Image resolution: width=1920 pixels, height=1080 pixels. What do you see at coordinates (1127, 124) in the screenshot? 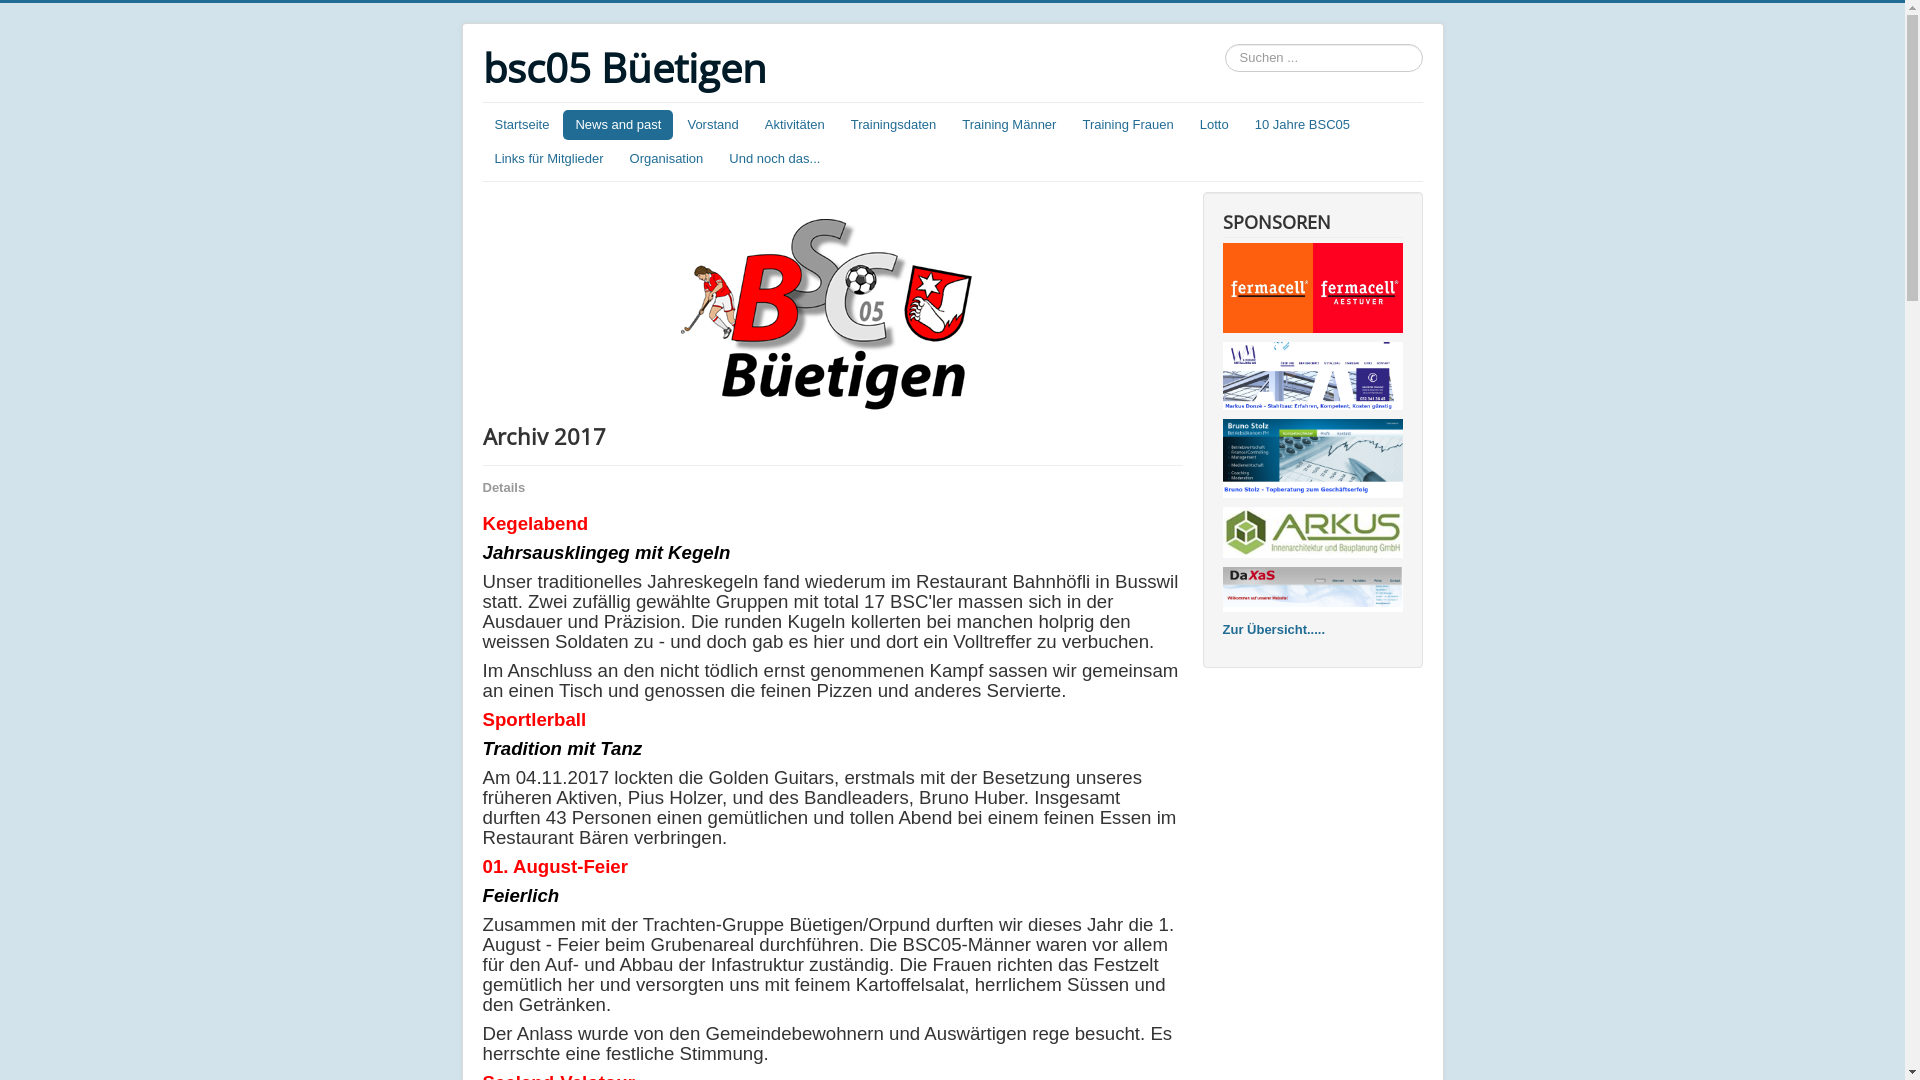
I see `'Training Frauen'` at bounding box center [1127, 124].